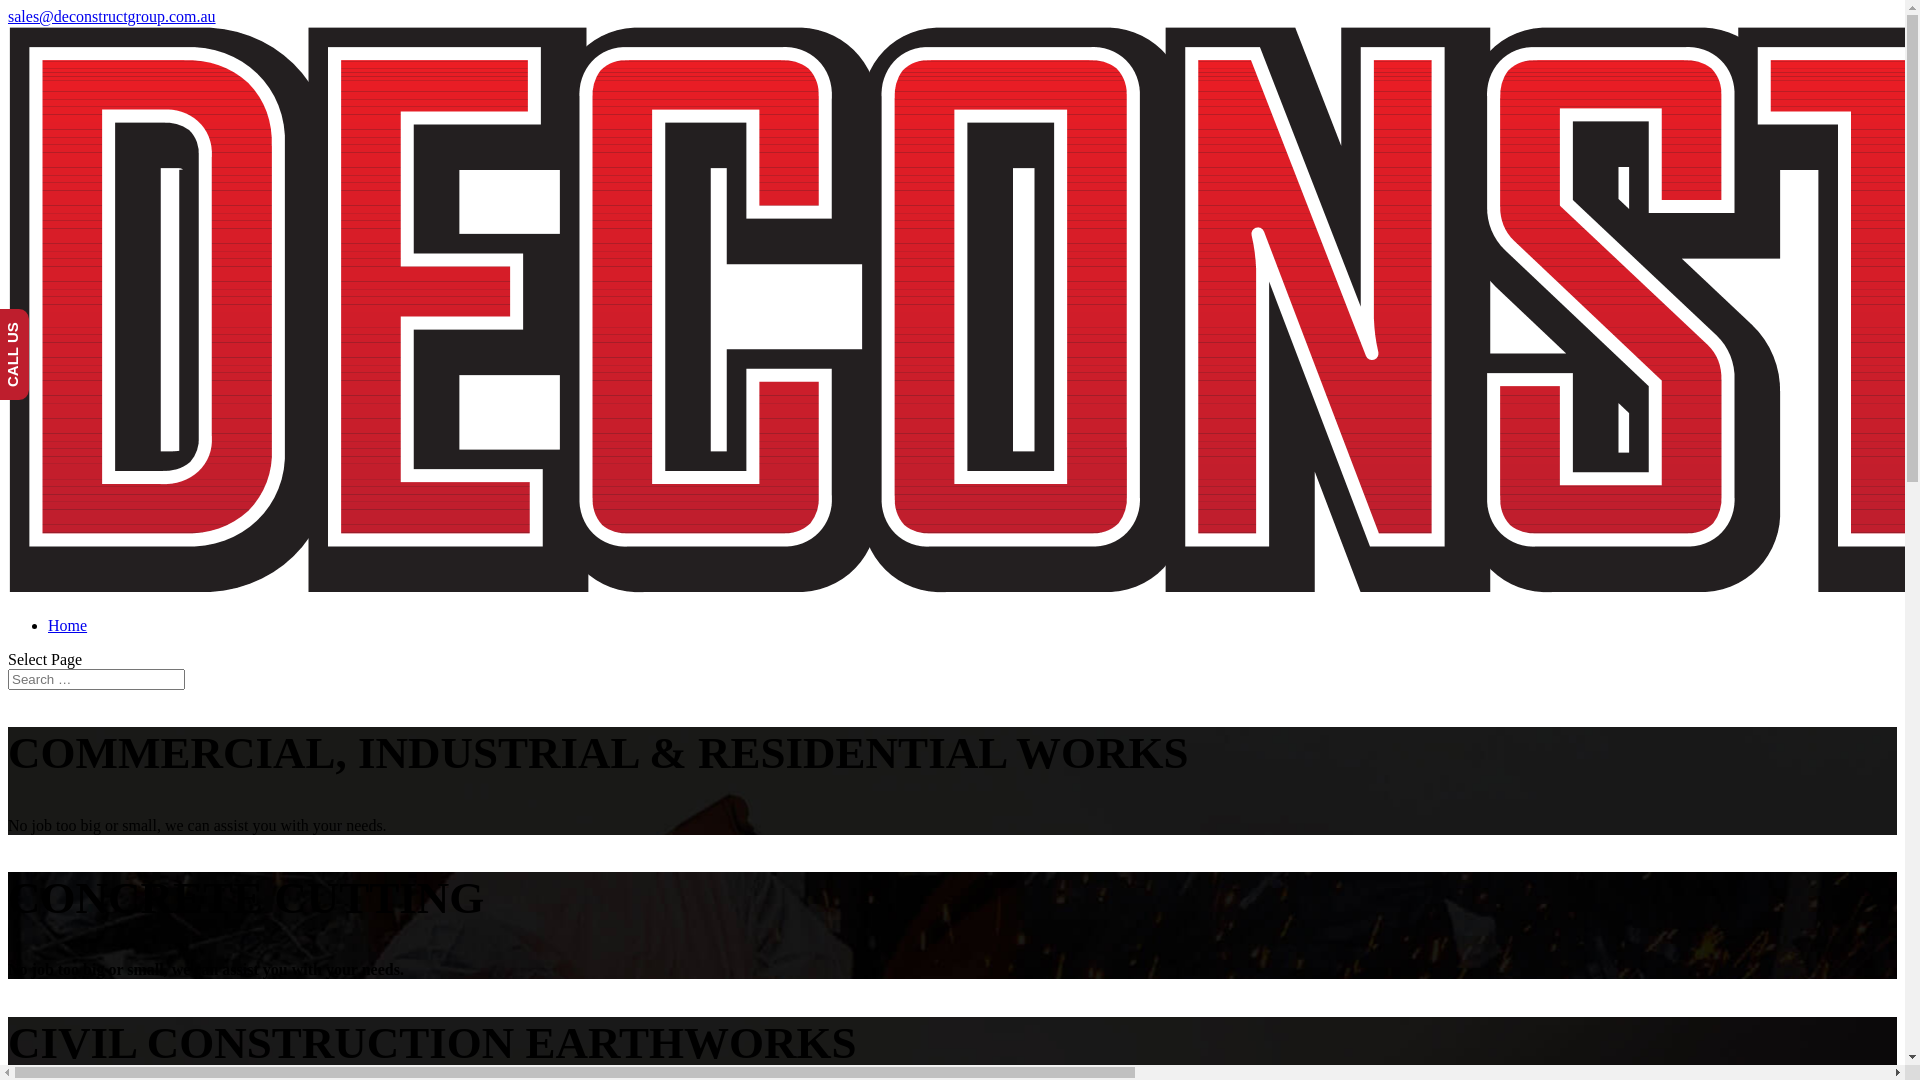 The width and height of the screenshot is (1920, 1080). What do you see at coordinates (95, 678) in the screenshot?
I see `'Search for:'` at bounding box center [95, 678].